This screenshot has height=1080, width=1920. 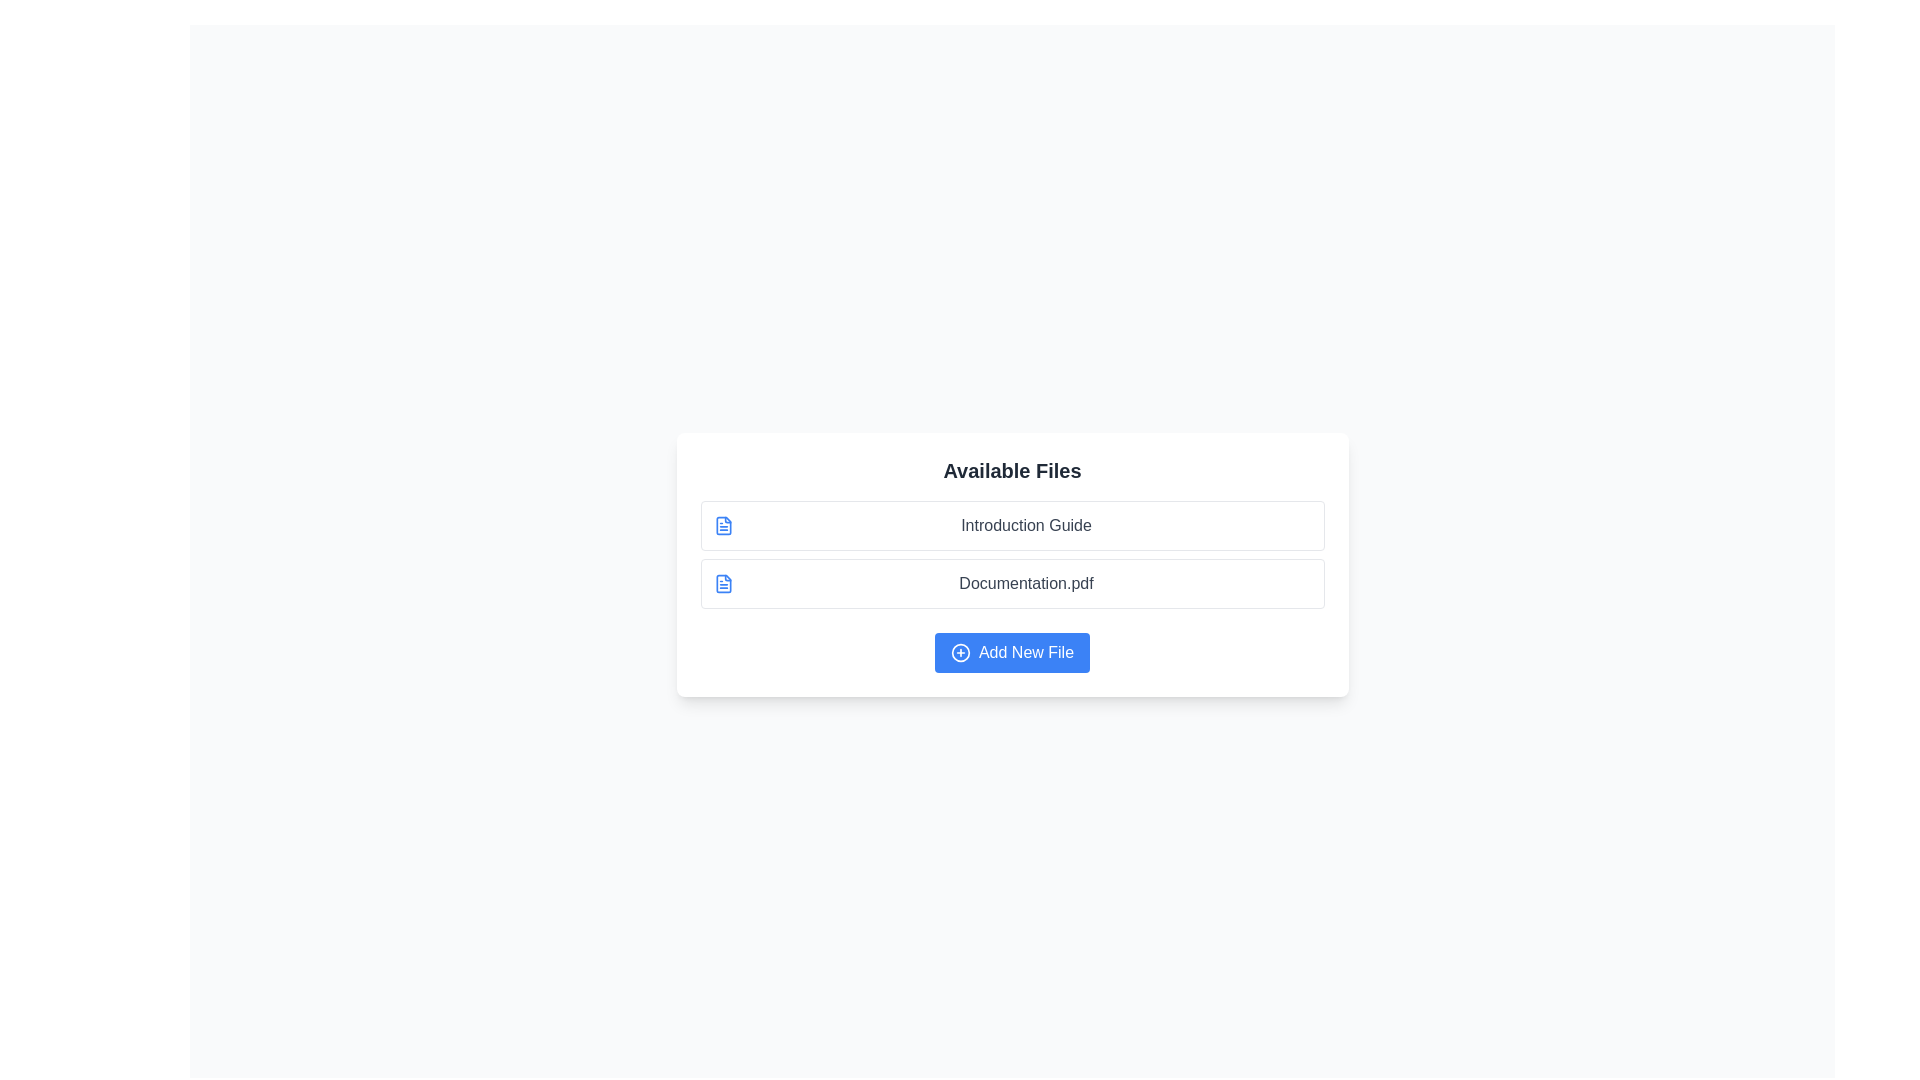 I want to click on the static text header labeled 'Available Files', which is bold and dark gray, located at the top of the panel above the list of file entries, so click(x=1012, y=470).